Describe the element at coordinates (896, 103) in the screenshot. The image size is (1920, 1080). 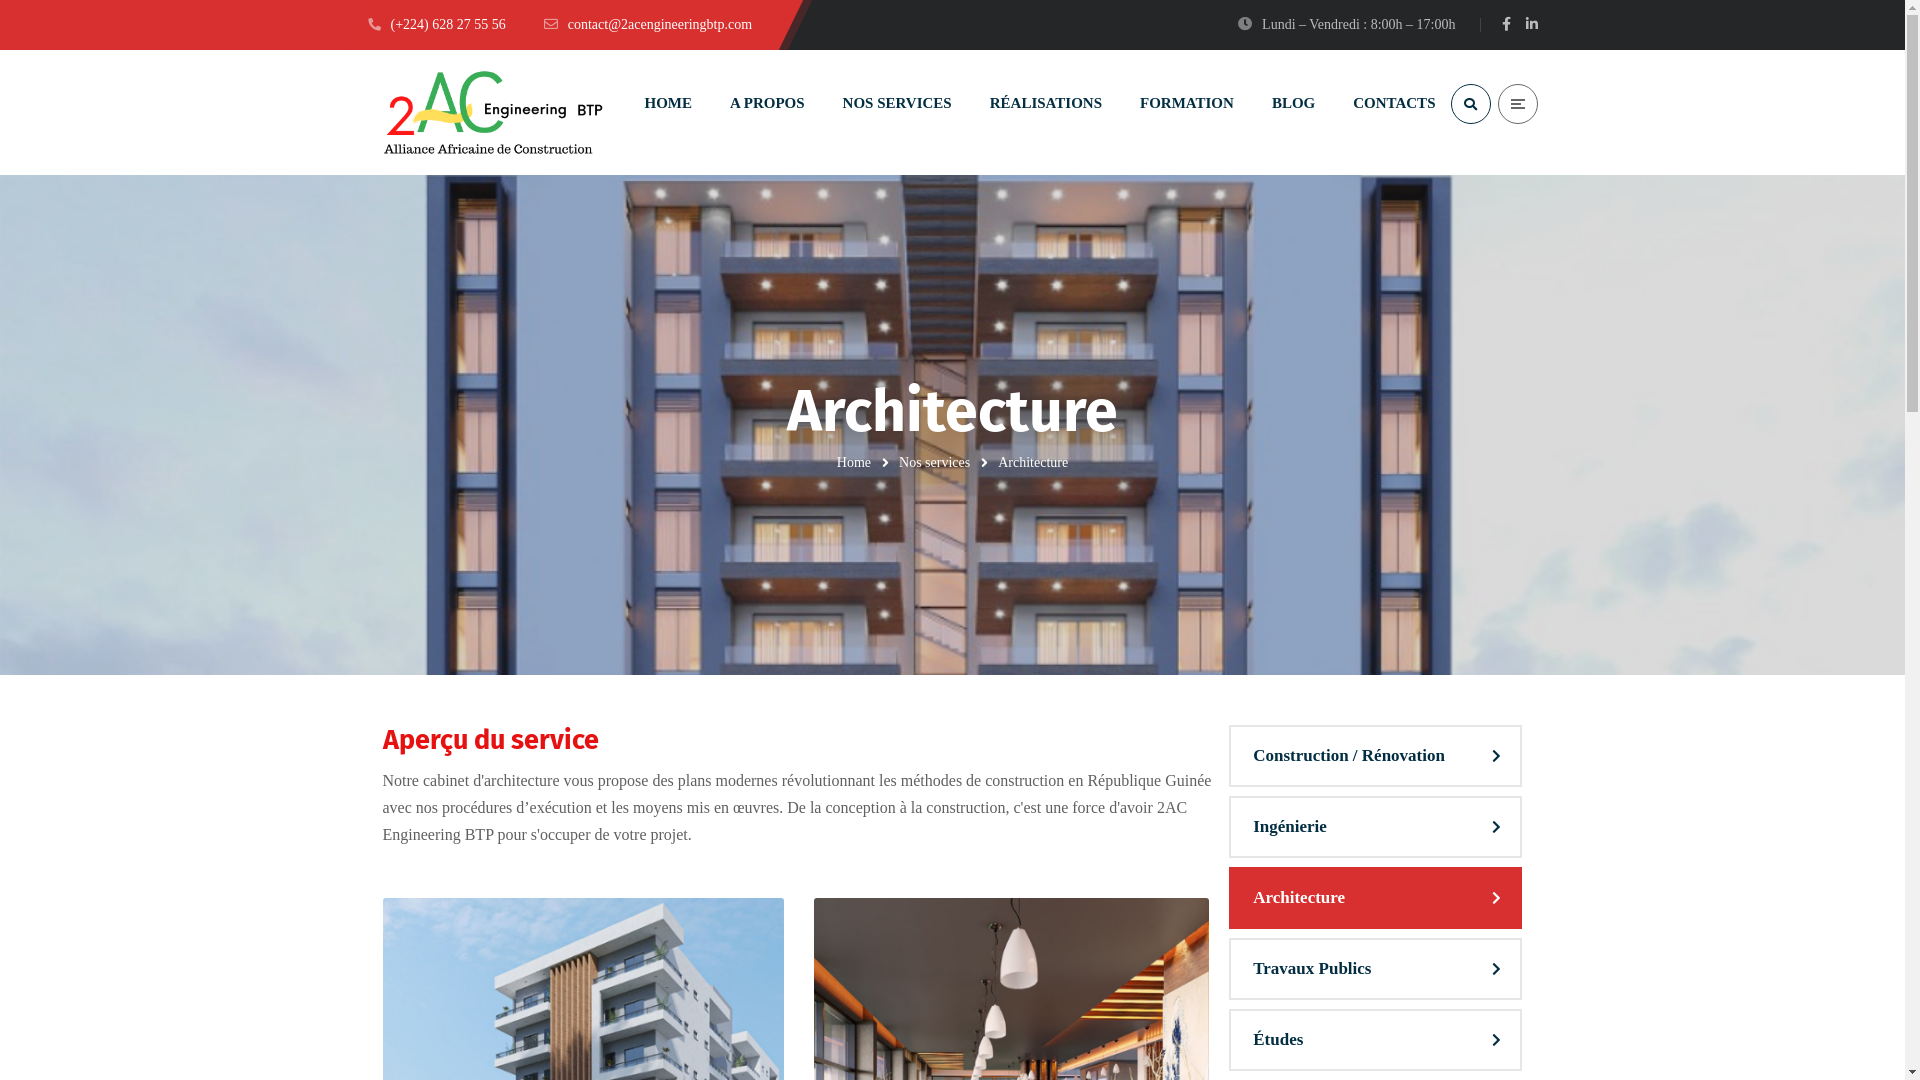
I see `'NOS SERVICES'` at that location.